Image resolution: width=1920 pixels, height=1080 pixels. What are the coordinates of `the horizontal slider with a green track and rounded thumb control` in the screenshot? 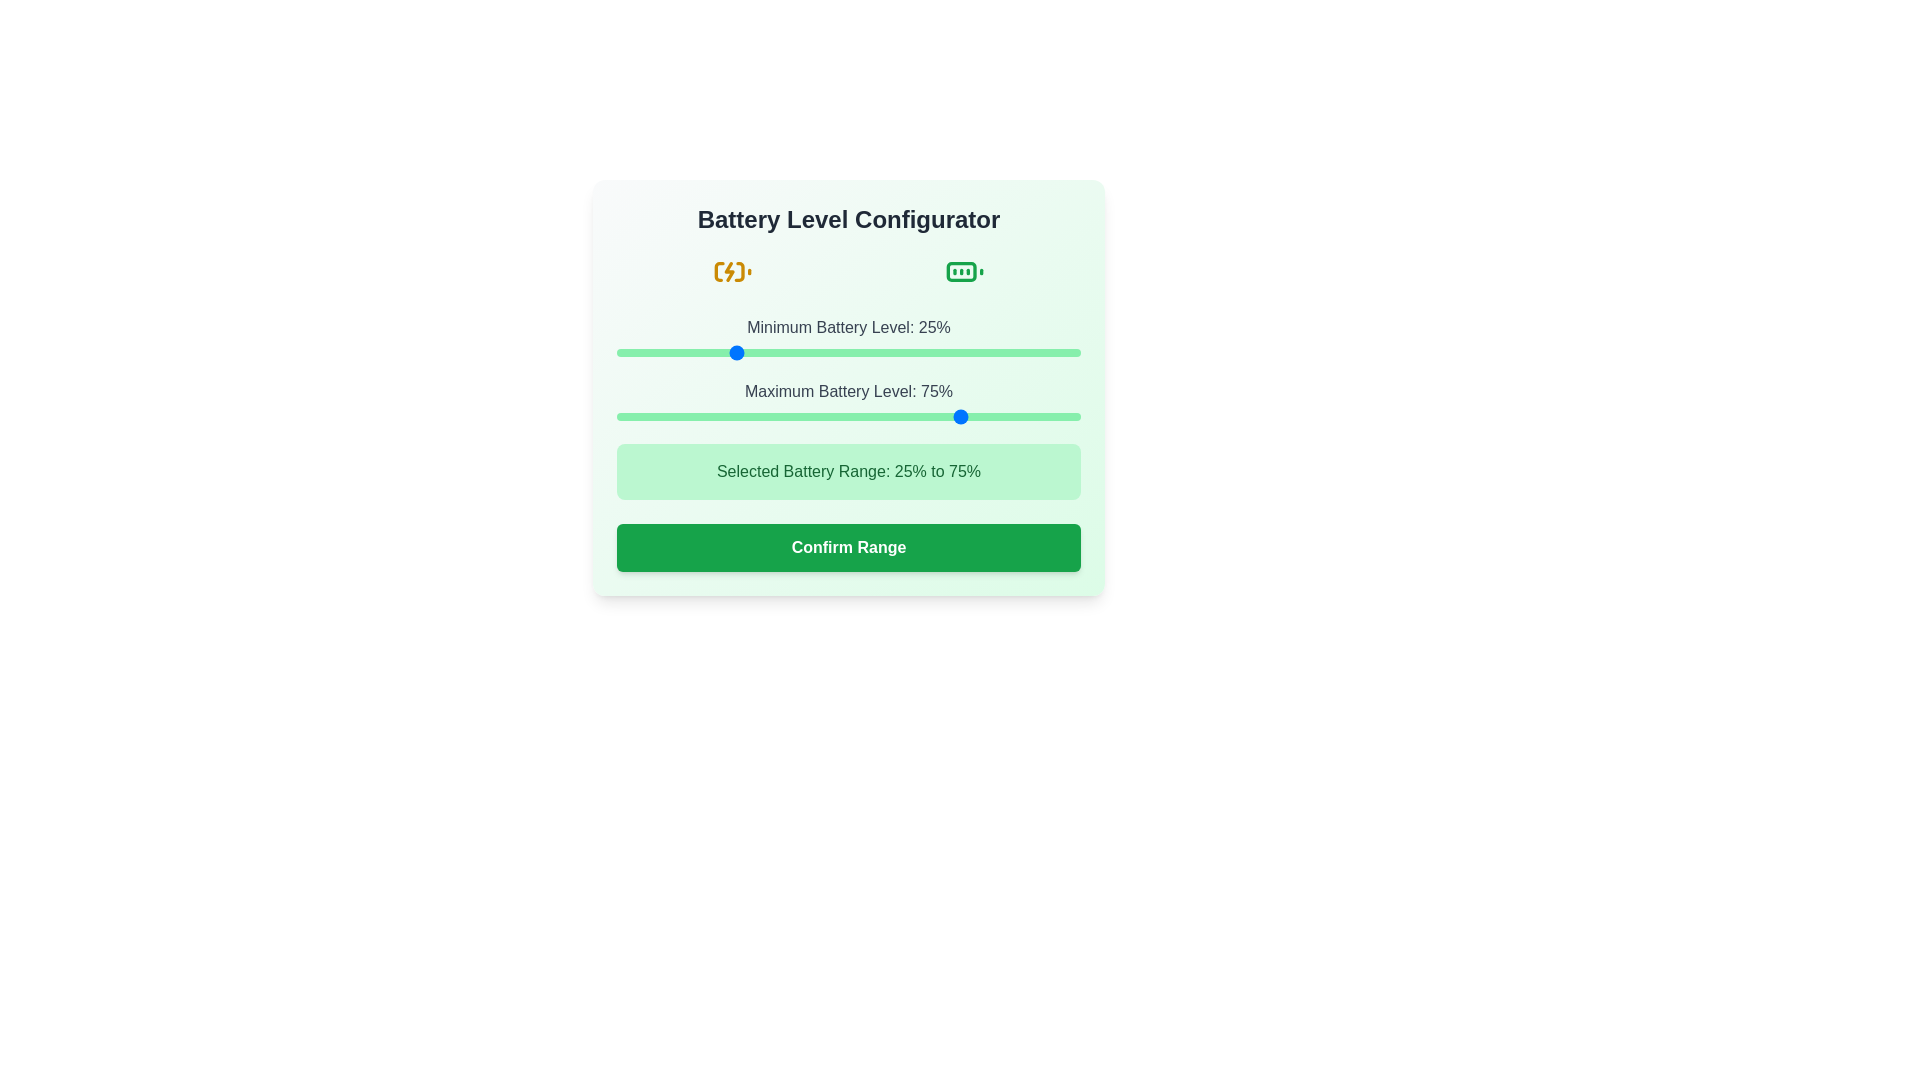 It's located at (849, 415).